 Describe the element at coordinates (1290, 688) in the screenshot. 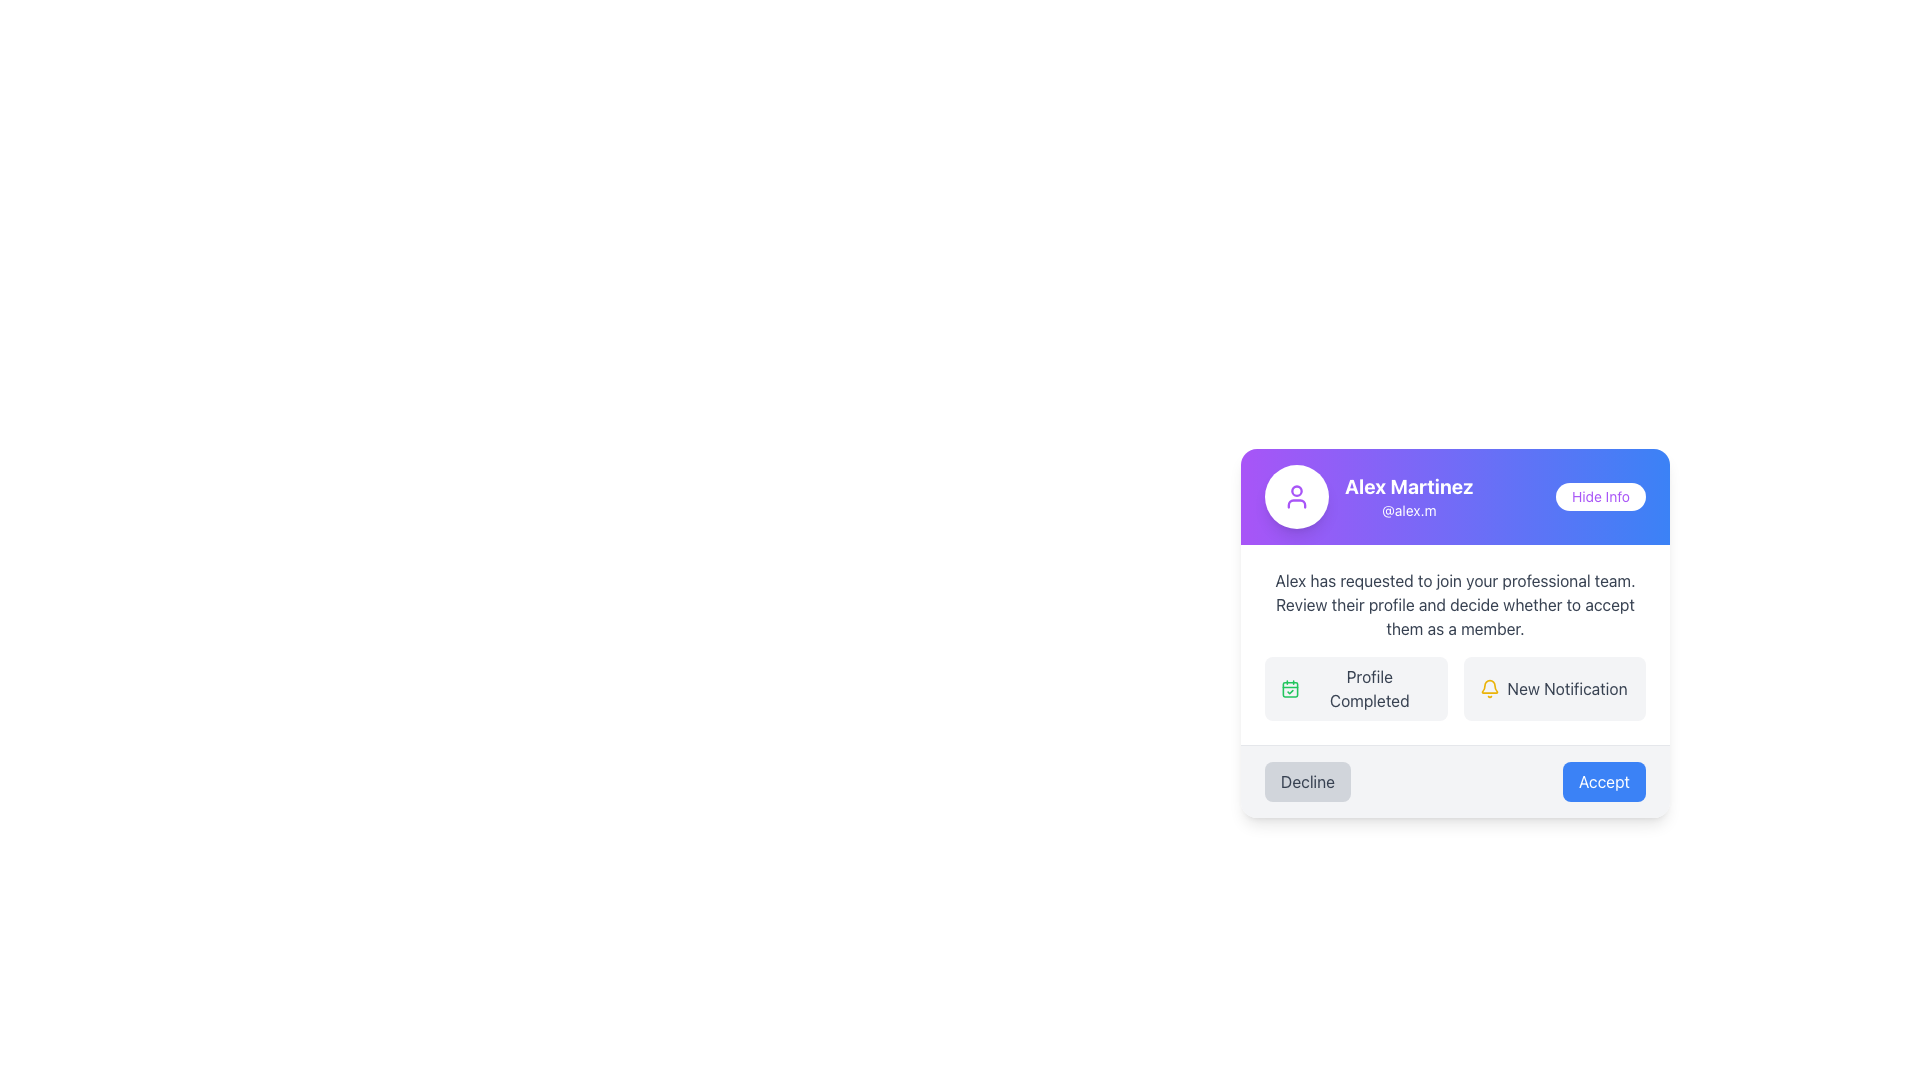

I see `the visual status of the graphical icon component indicating the completed profile status within the 'Profile Completed' label located on the left side of the calendar-shaped icon` at that location.